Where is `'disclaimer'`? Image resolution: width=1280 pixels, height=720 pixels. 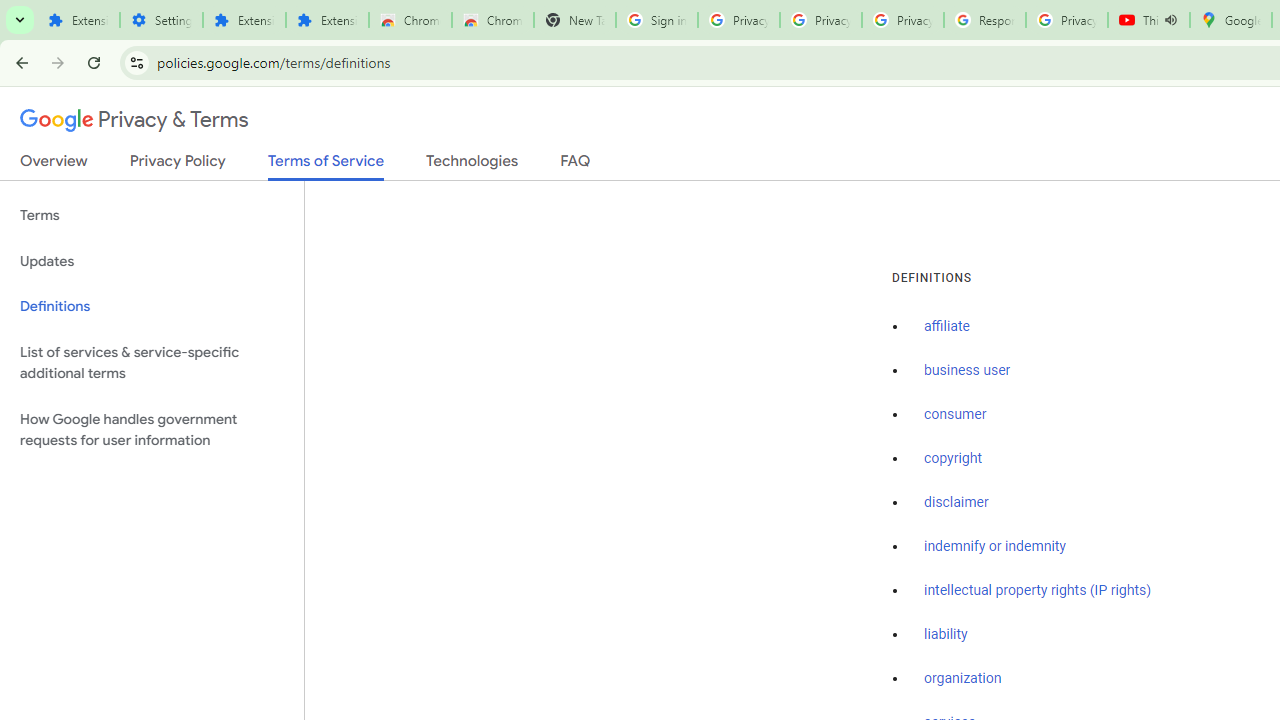
'disclaimer' is located at coordinates (955, 501).